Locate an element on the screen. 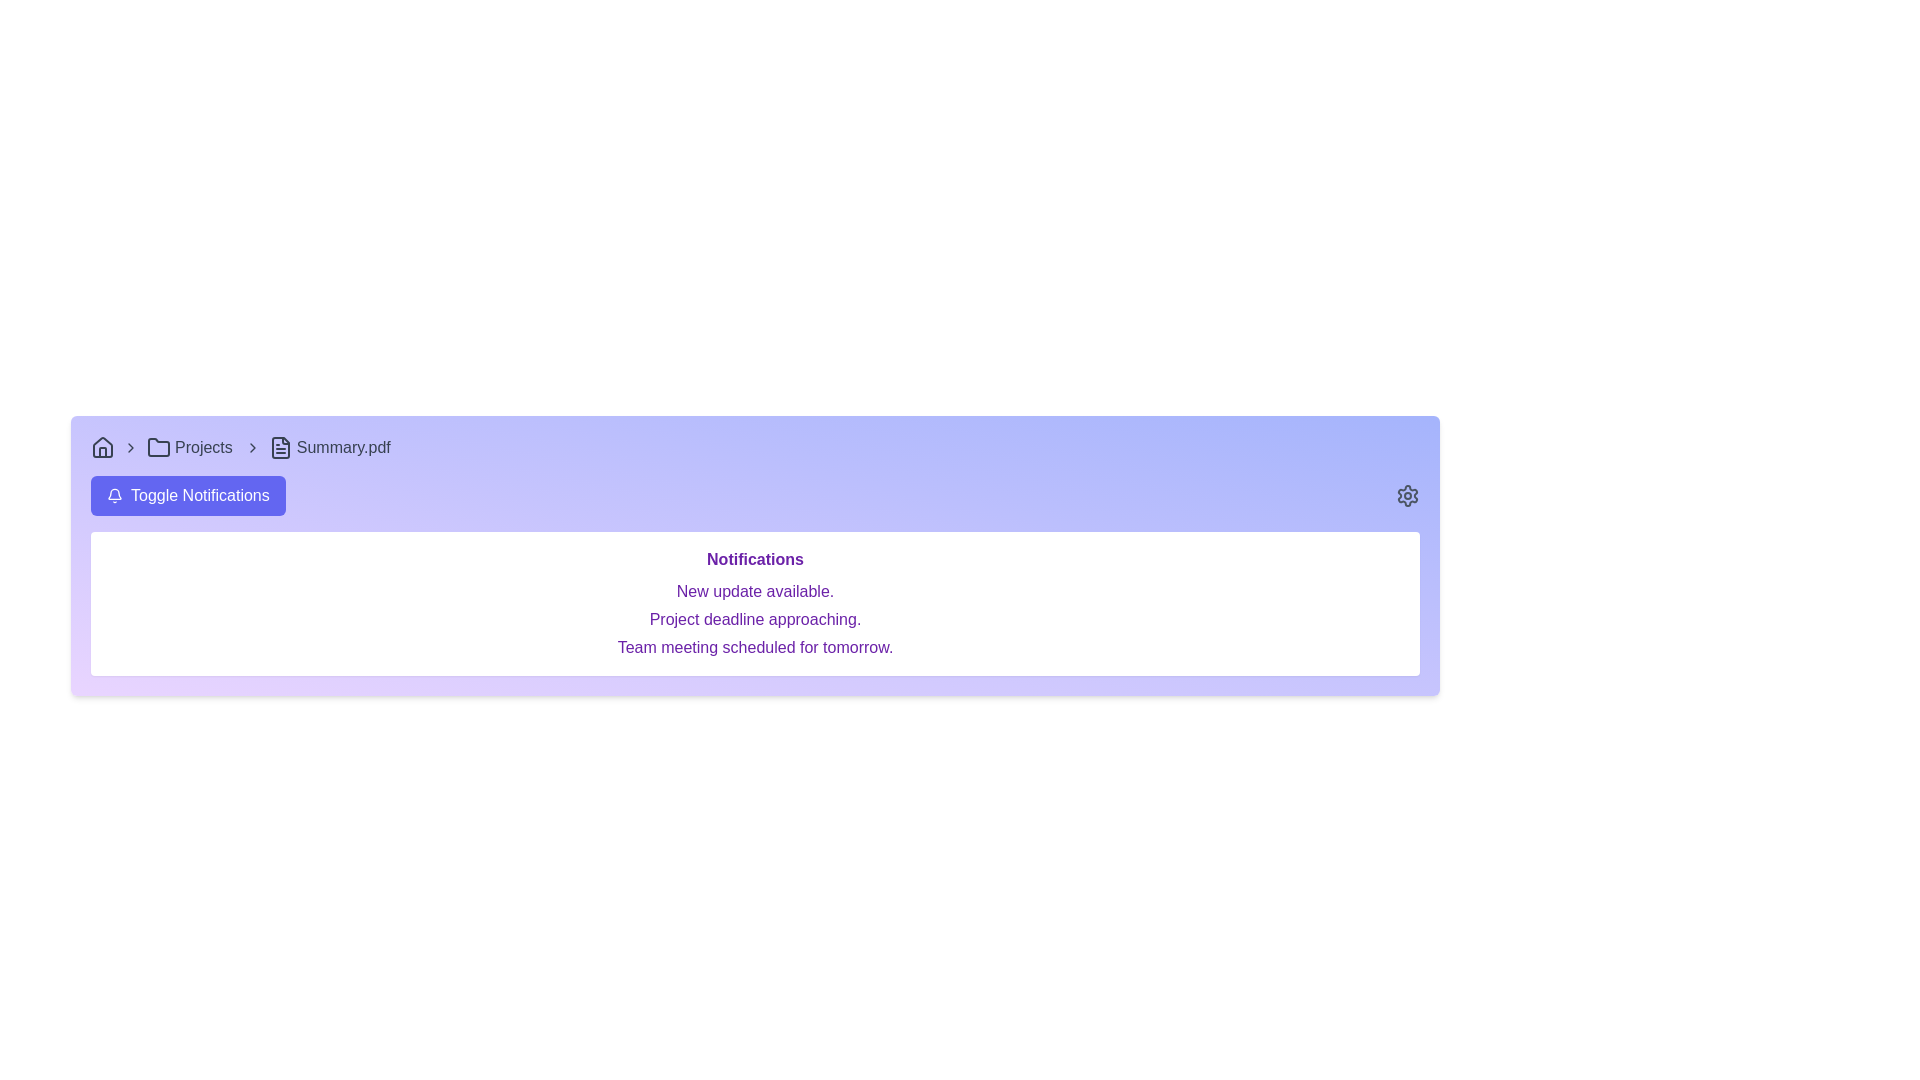 This screenshot has width=1920, height=1080. the toggle button for managing notifications located in the header bar, positioned to the left of the settings icon is located at coordinates (188, 495).